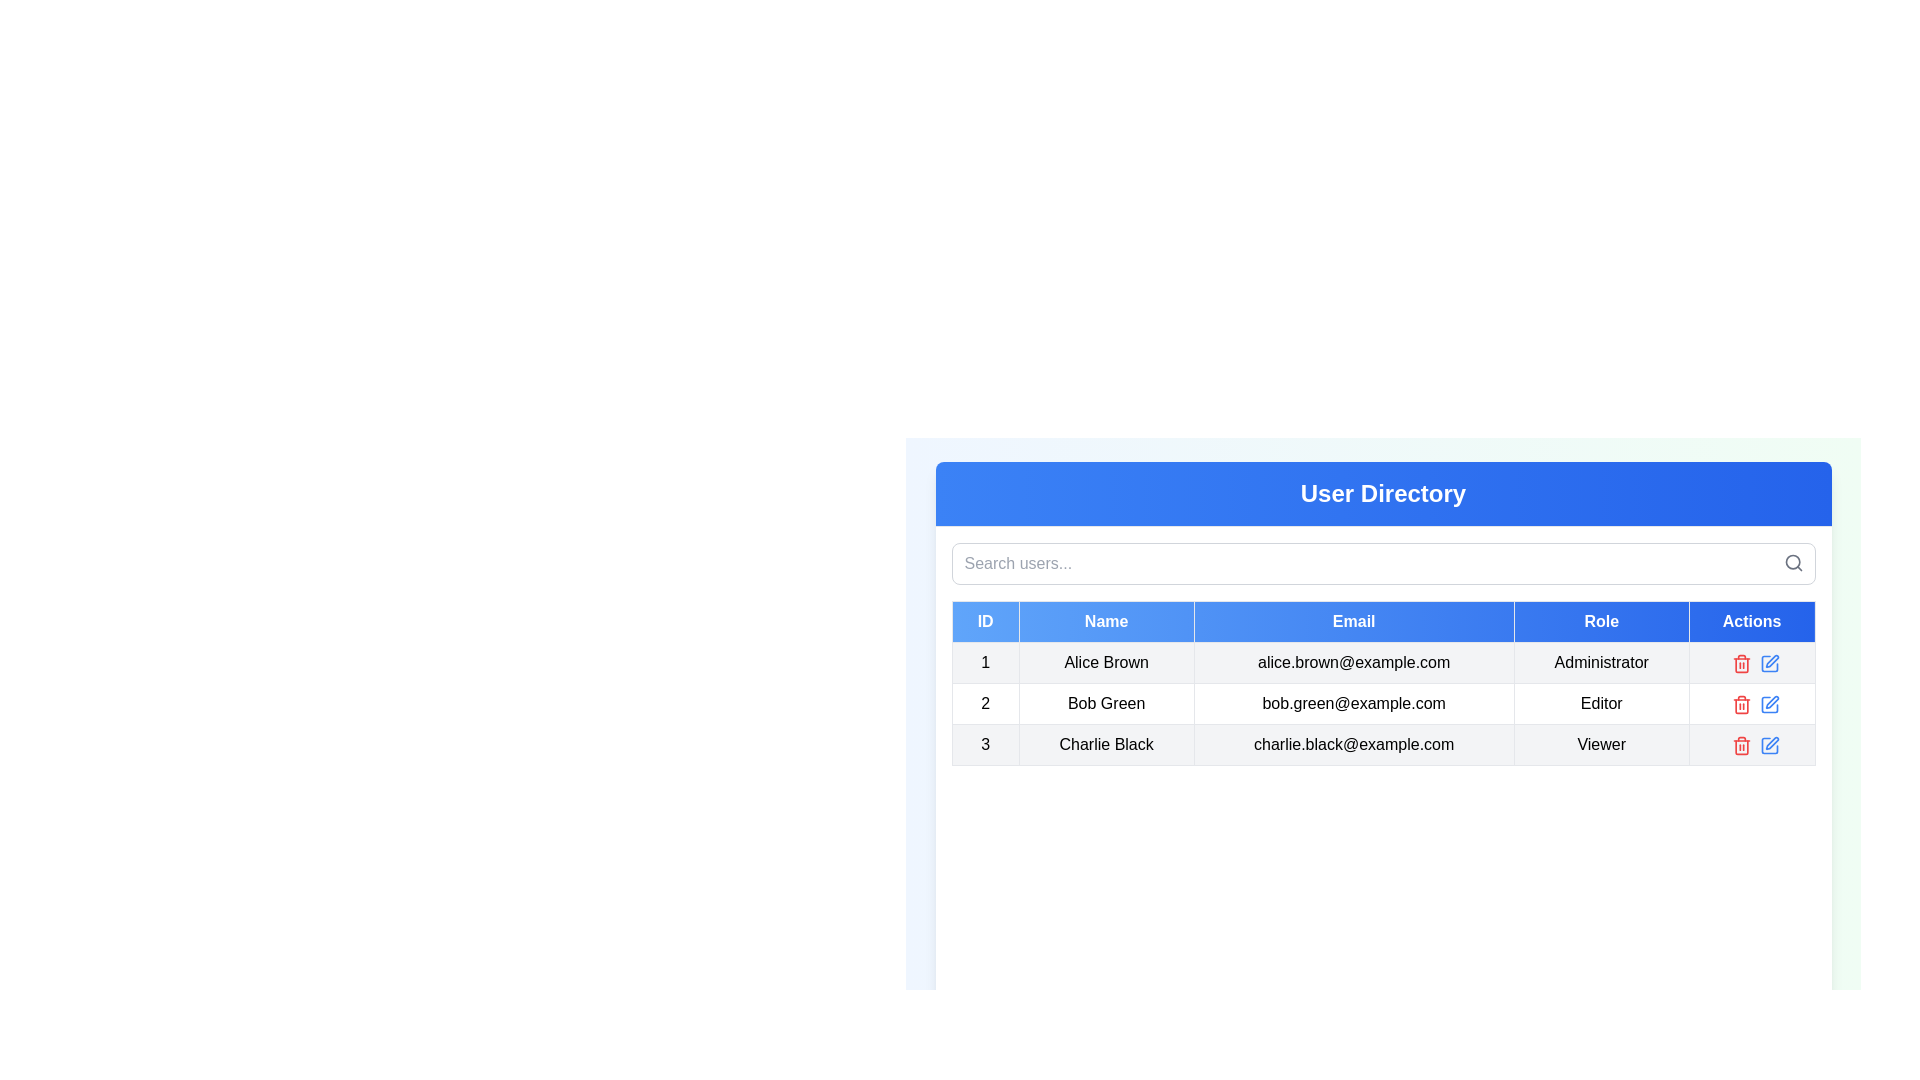 Image resolution: width=1920 pixels, height=1080 pixels. Describe the element at coordinates (1770, 663) in the screenshot. I see `the Edit icon located in the Actions column of the third row in the data table` at that location.